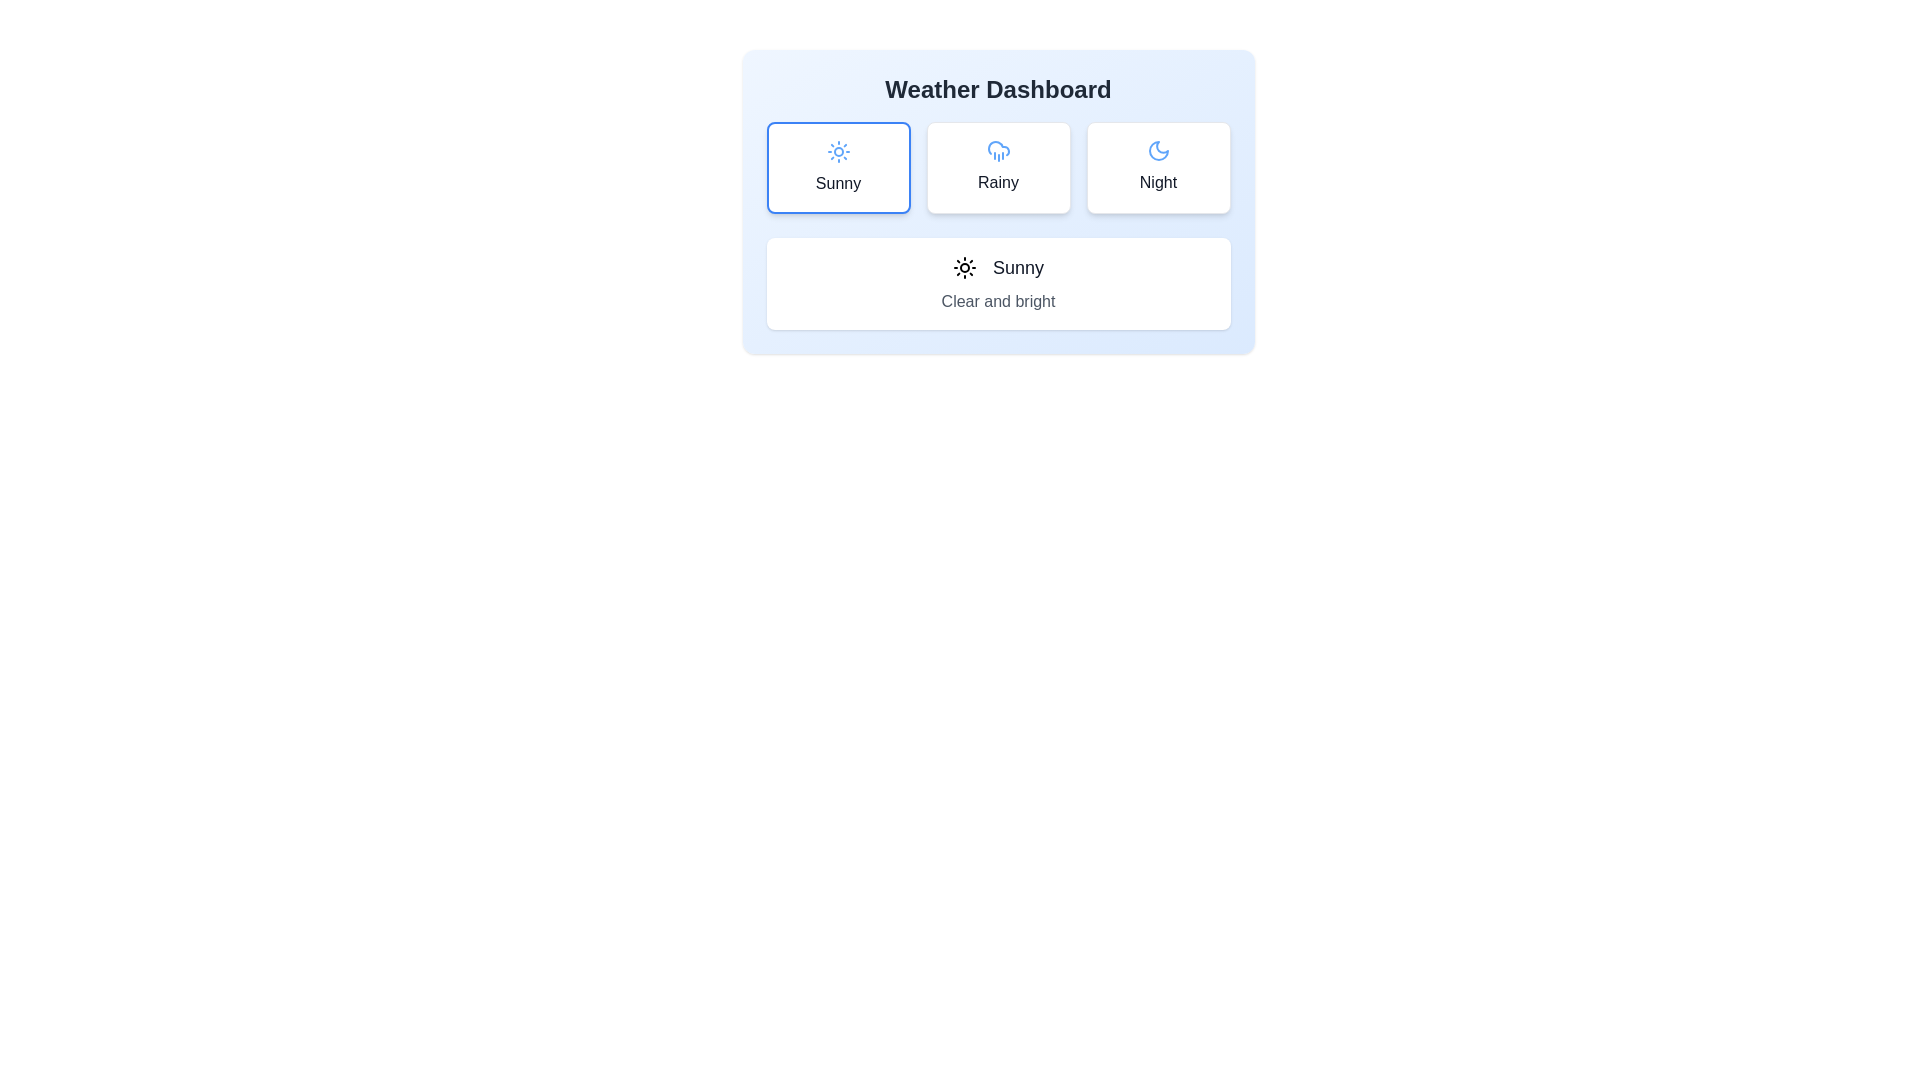 The height and width of the screenshot is (1080, 1920). I want to click on the 'Night' text label located centrally beneath the crescent moon icon in the rightmost card of the three-card layout, so click(1158, 182).